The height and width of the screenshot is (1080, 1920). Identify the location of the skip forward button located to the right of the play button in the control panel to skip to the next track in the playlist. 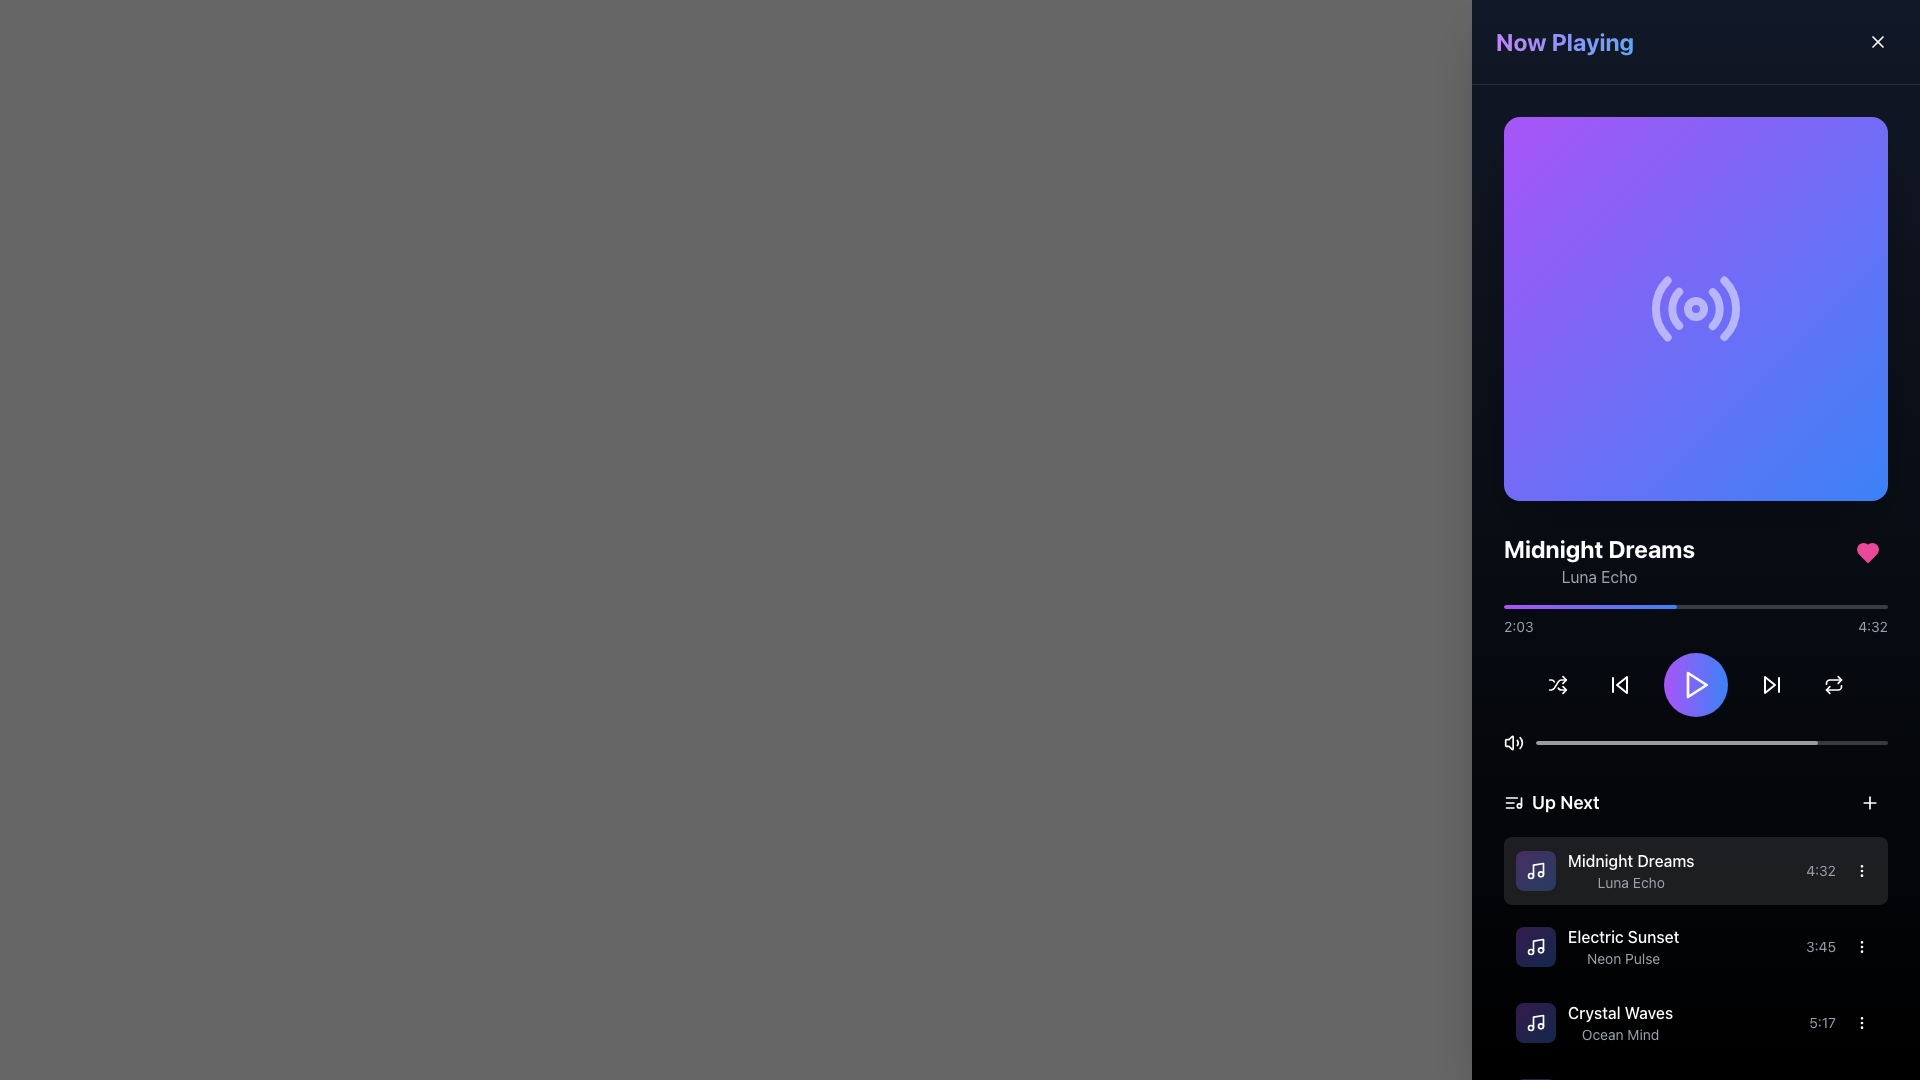
(1771, 684).